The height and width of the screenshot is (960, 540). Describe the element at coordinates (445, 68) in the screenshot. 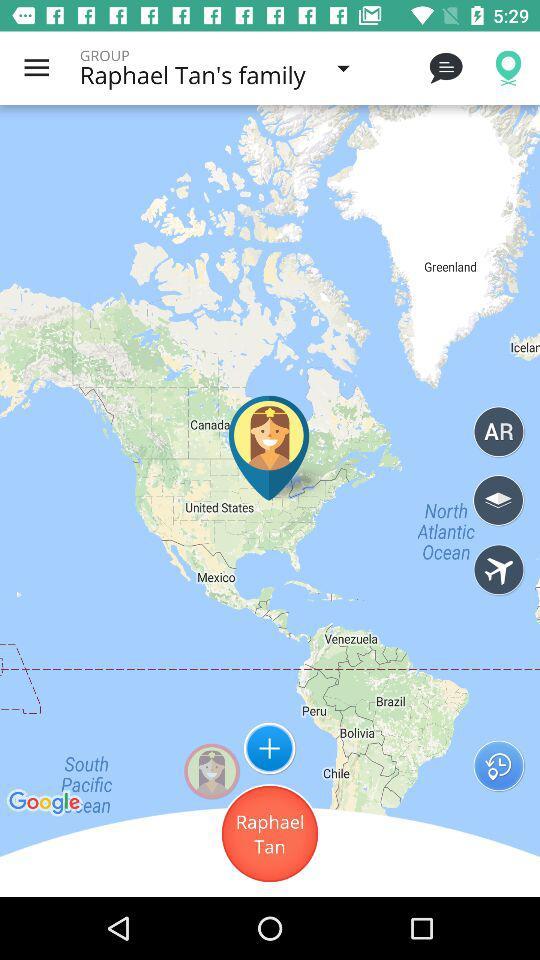

I see `icon next to the raphael tan s icon` at that location.